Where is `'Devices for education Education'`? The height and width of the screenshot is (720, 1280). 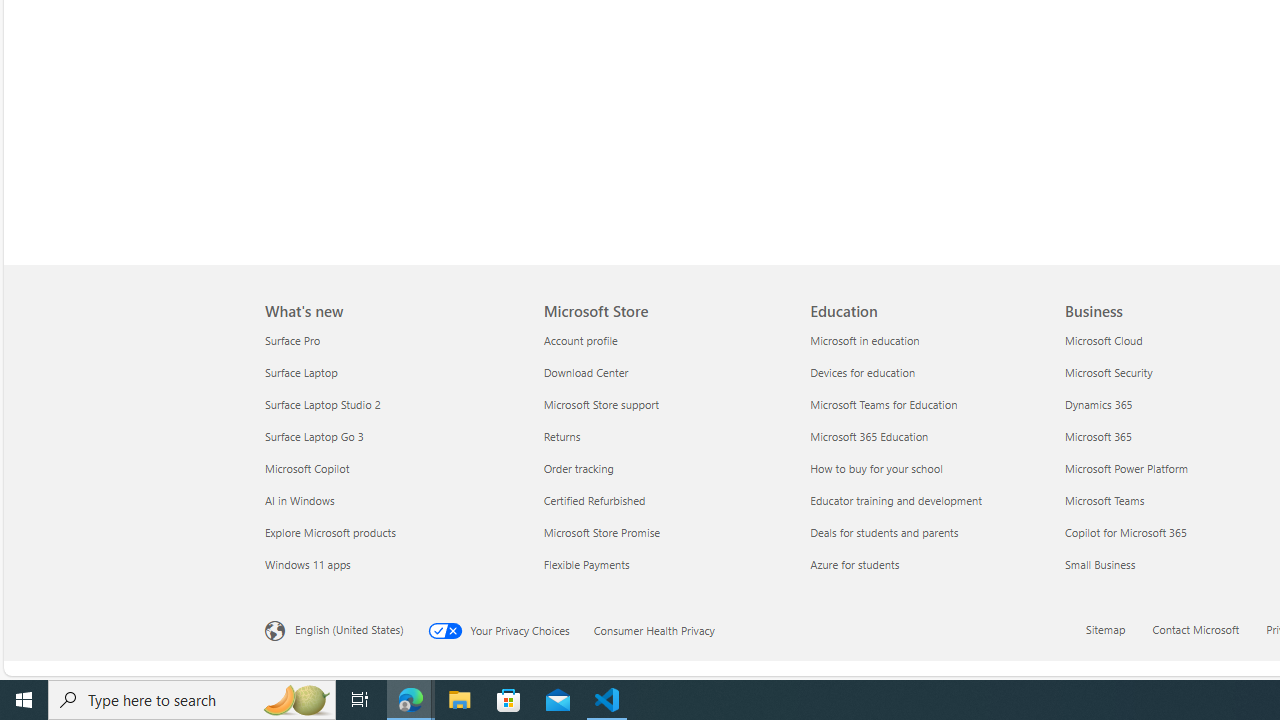 'Devices for education Education' is located at coordinates (863, 372).